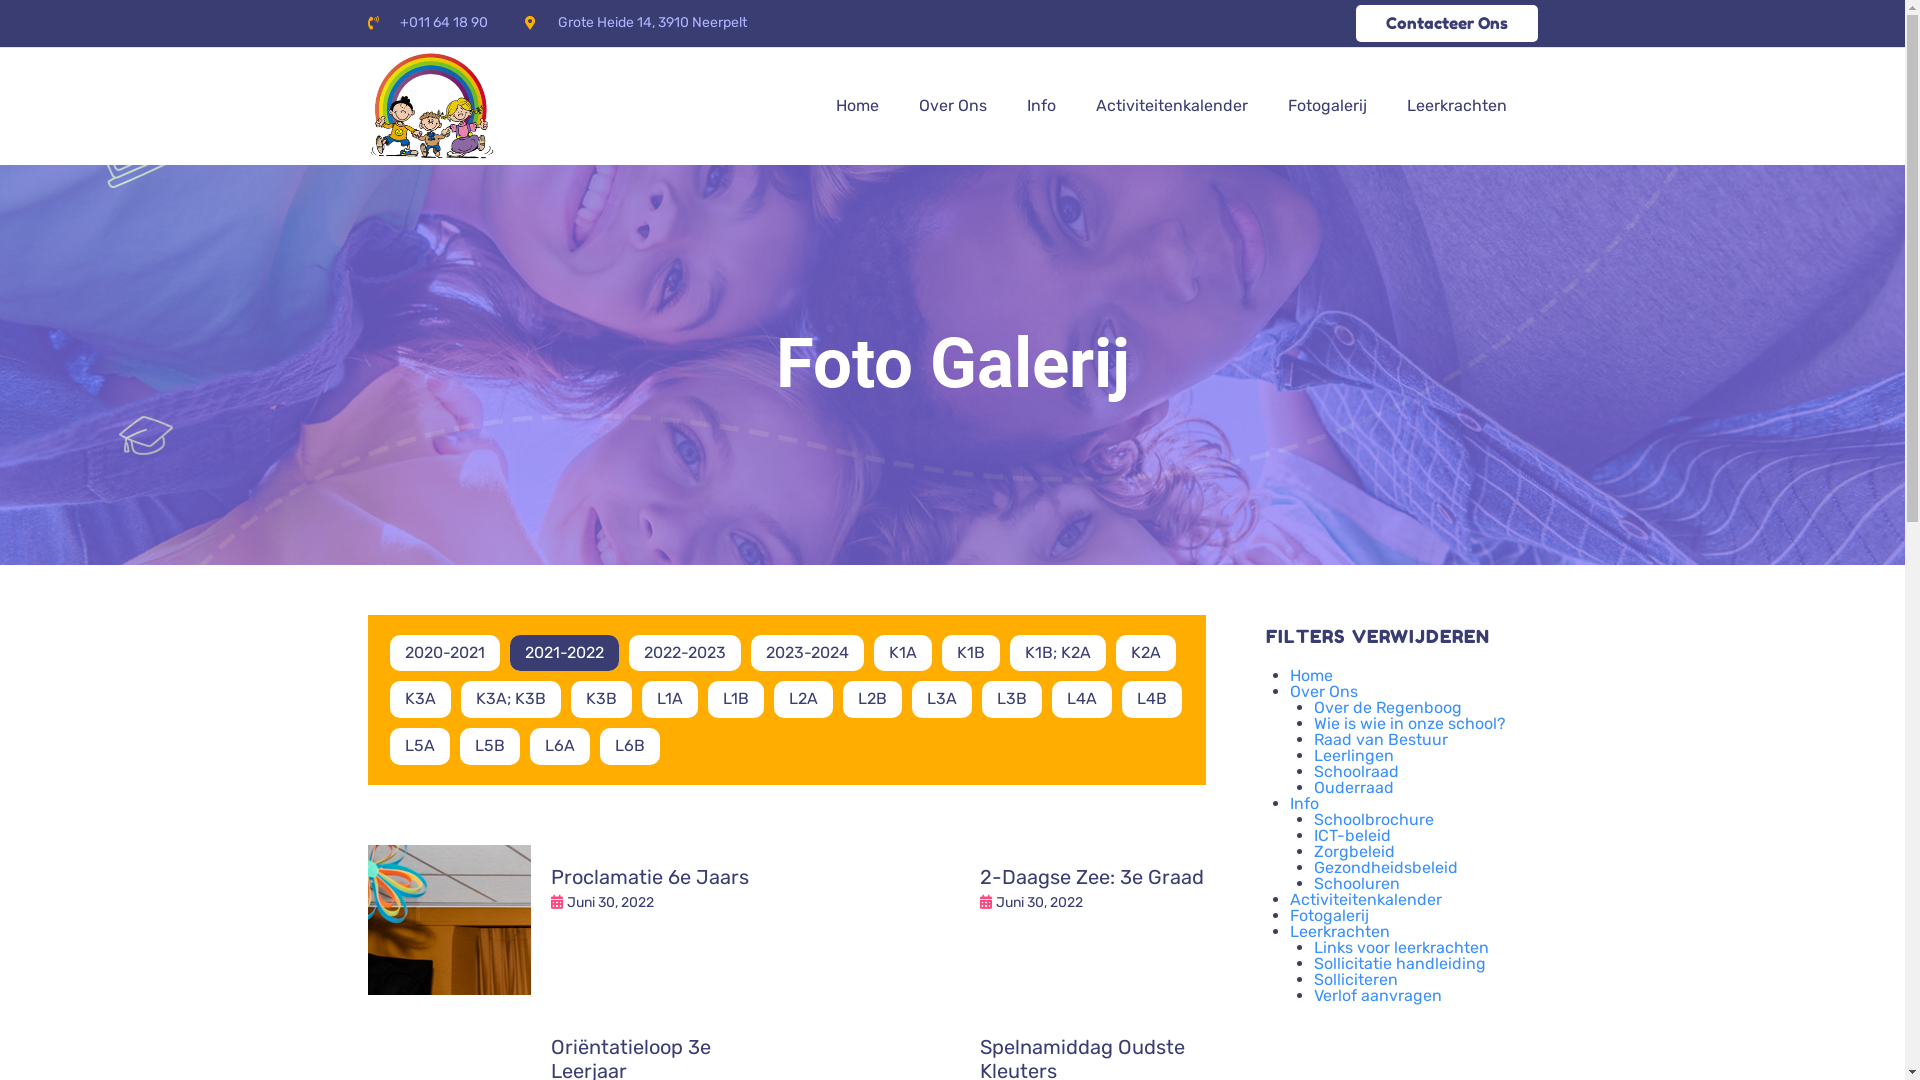  Describe the element at coordinates (1171, 105) in the screenshot. I see `'Activiteitenkalender'` at that location.